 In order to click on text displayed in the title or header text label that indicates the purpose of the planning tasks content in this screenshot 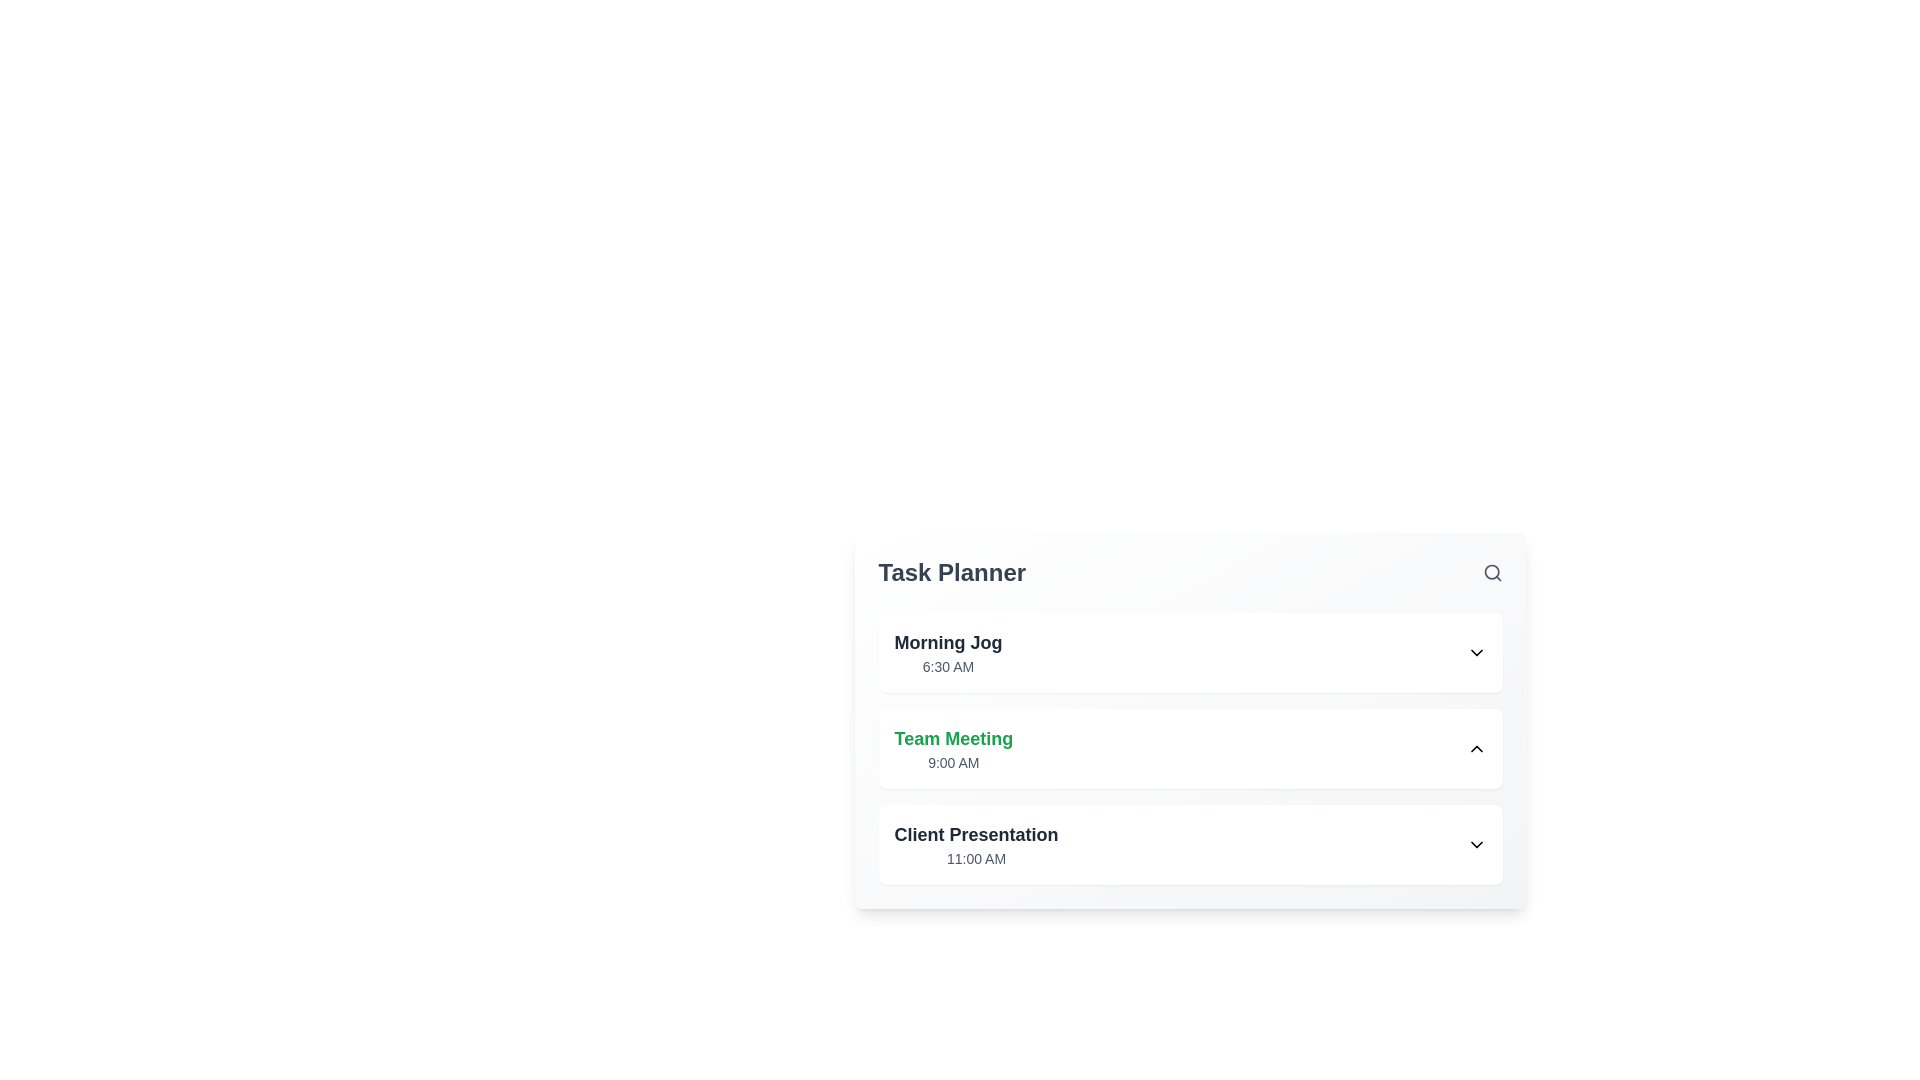, I will do `click(951, 573)`.